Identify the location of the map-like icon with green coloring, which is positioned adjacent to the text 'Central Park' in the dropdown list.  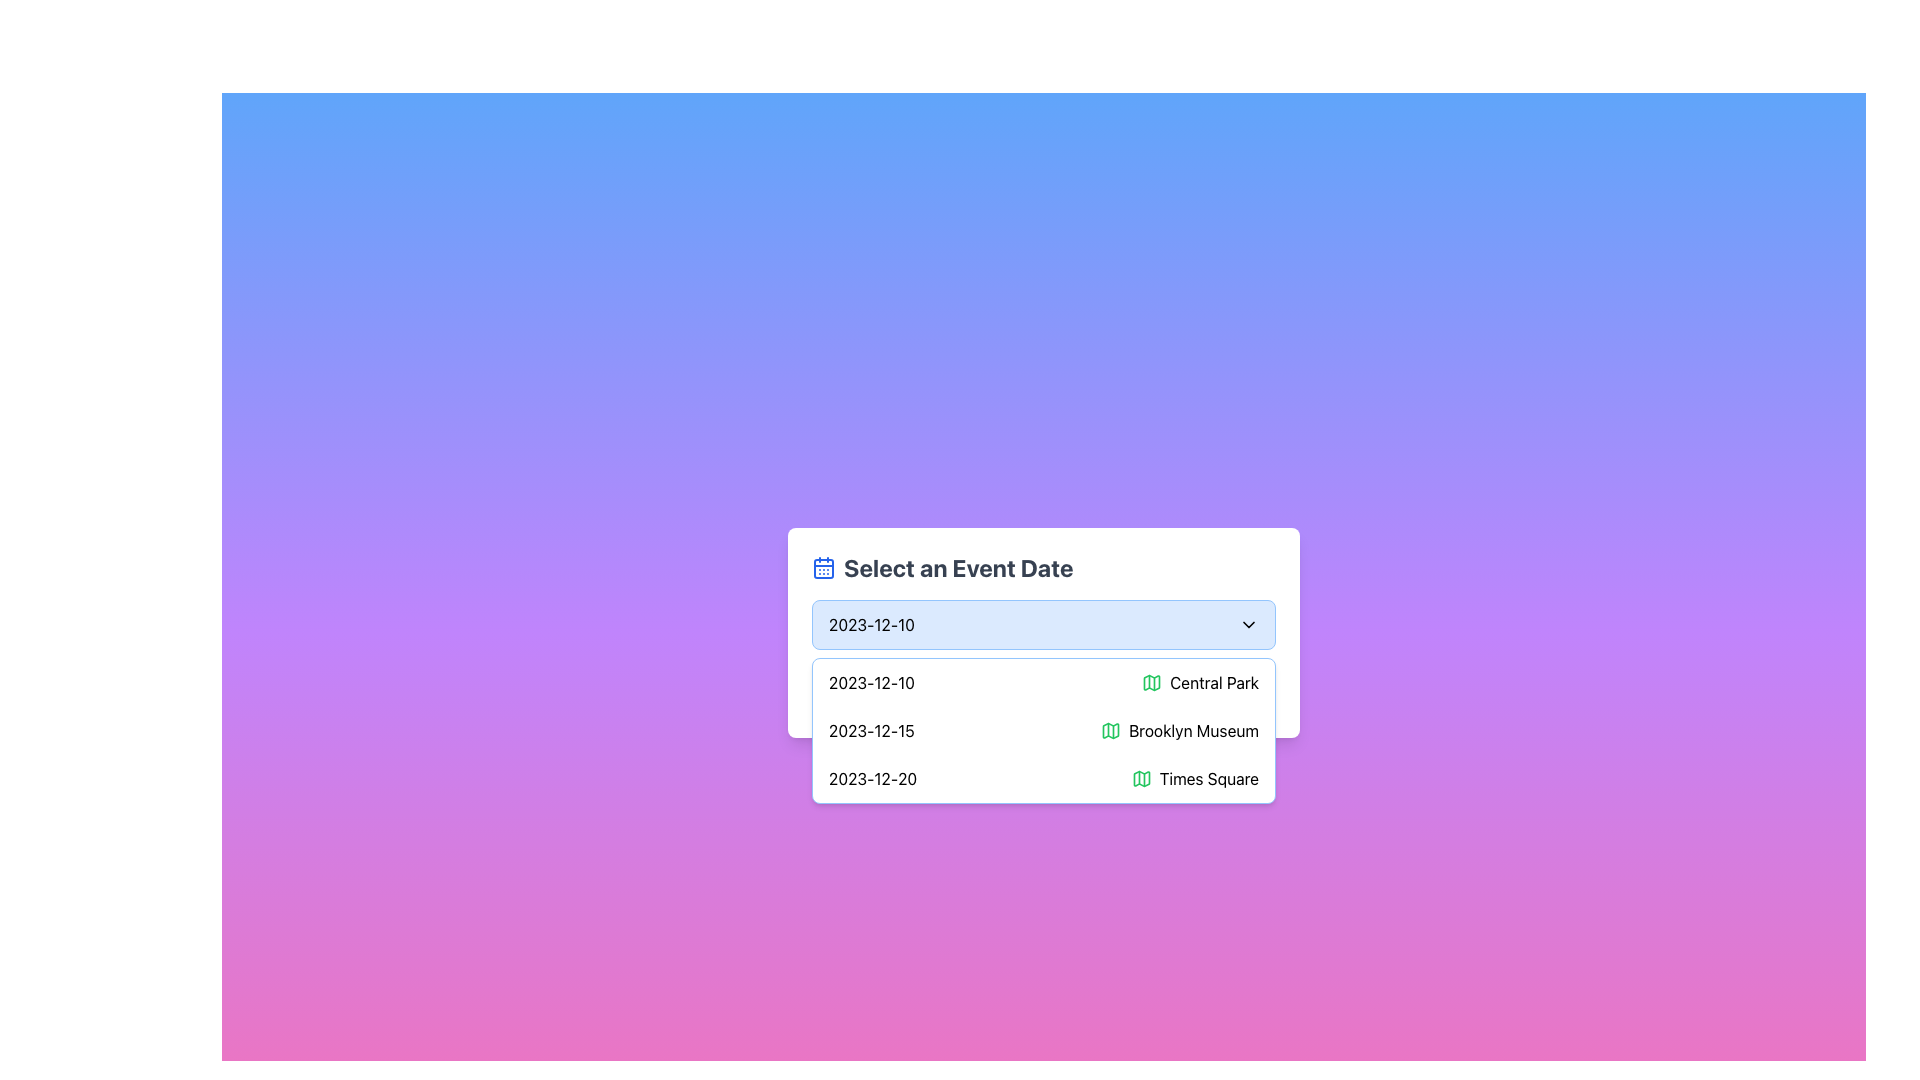
(1141, 778).